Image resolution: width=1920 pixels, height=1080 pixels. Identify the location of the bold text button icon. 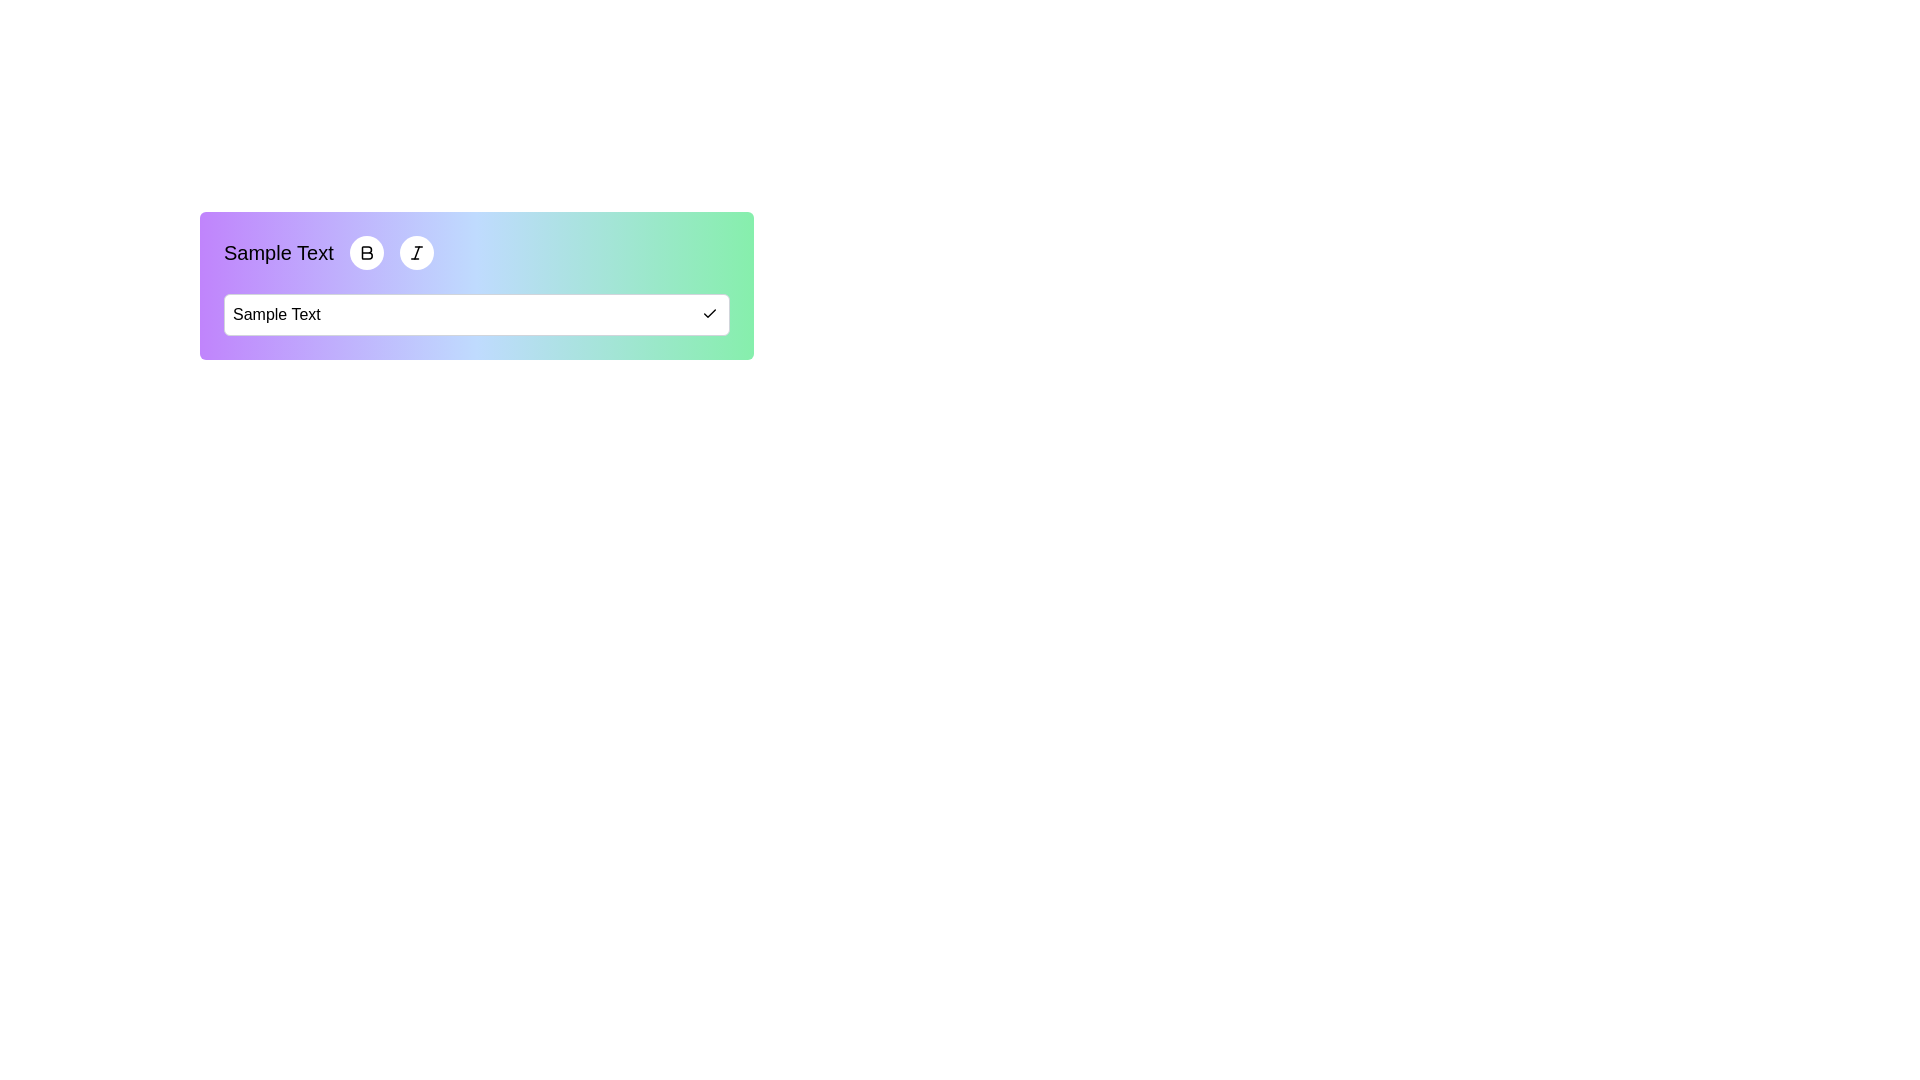
(367, 252).